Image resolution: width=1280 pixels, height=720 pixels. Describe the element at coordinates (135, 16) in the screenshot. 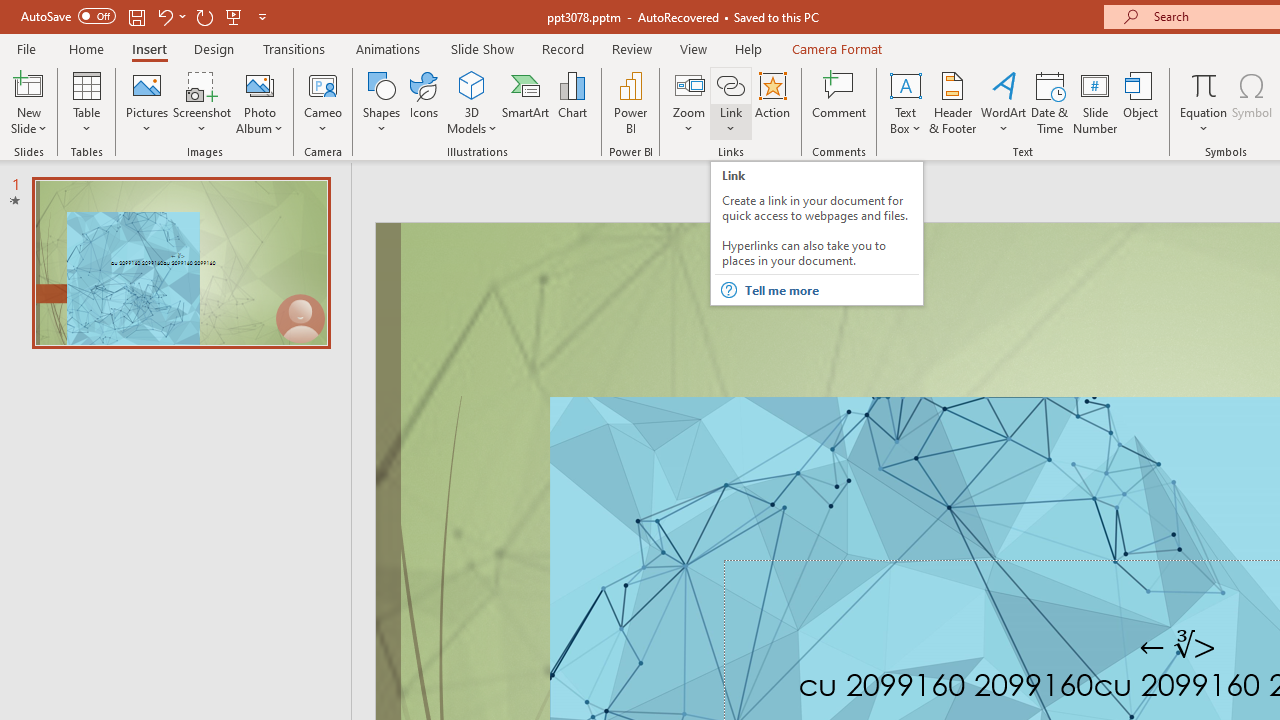

I see `'Save'` at that location.